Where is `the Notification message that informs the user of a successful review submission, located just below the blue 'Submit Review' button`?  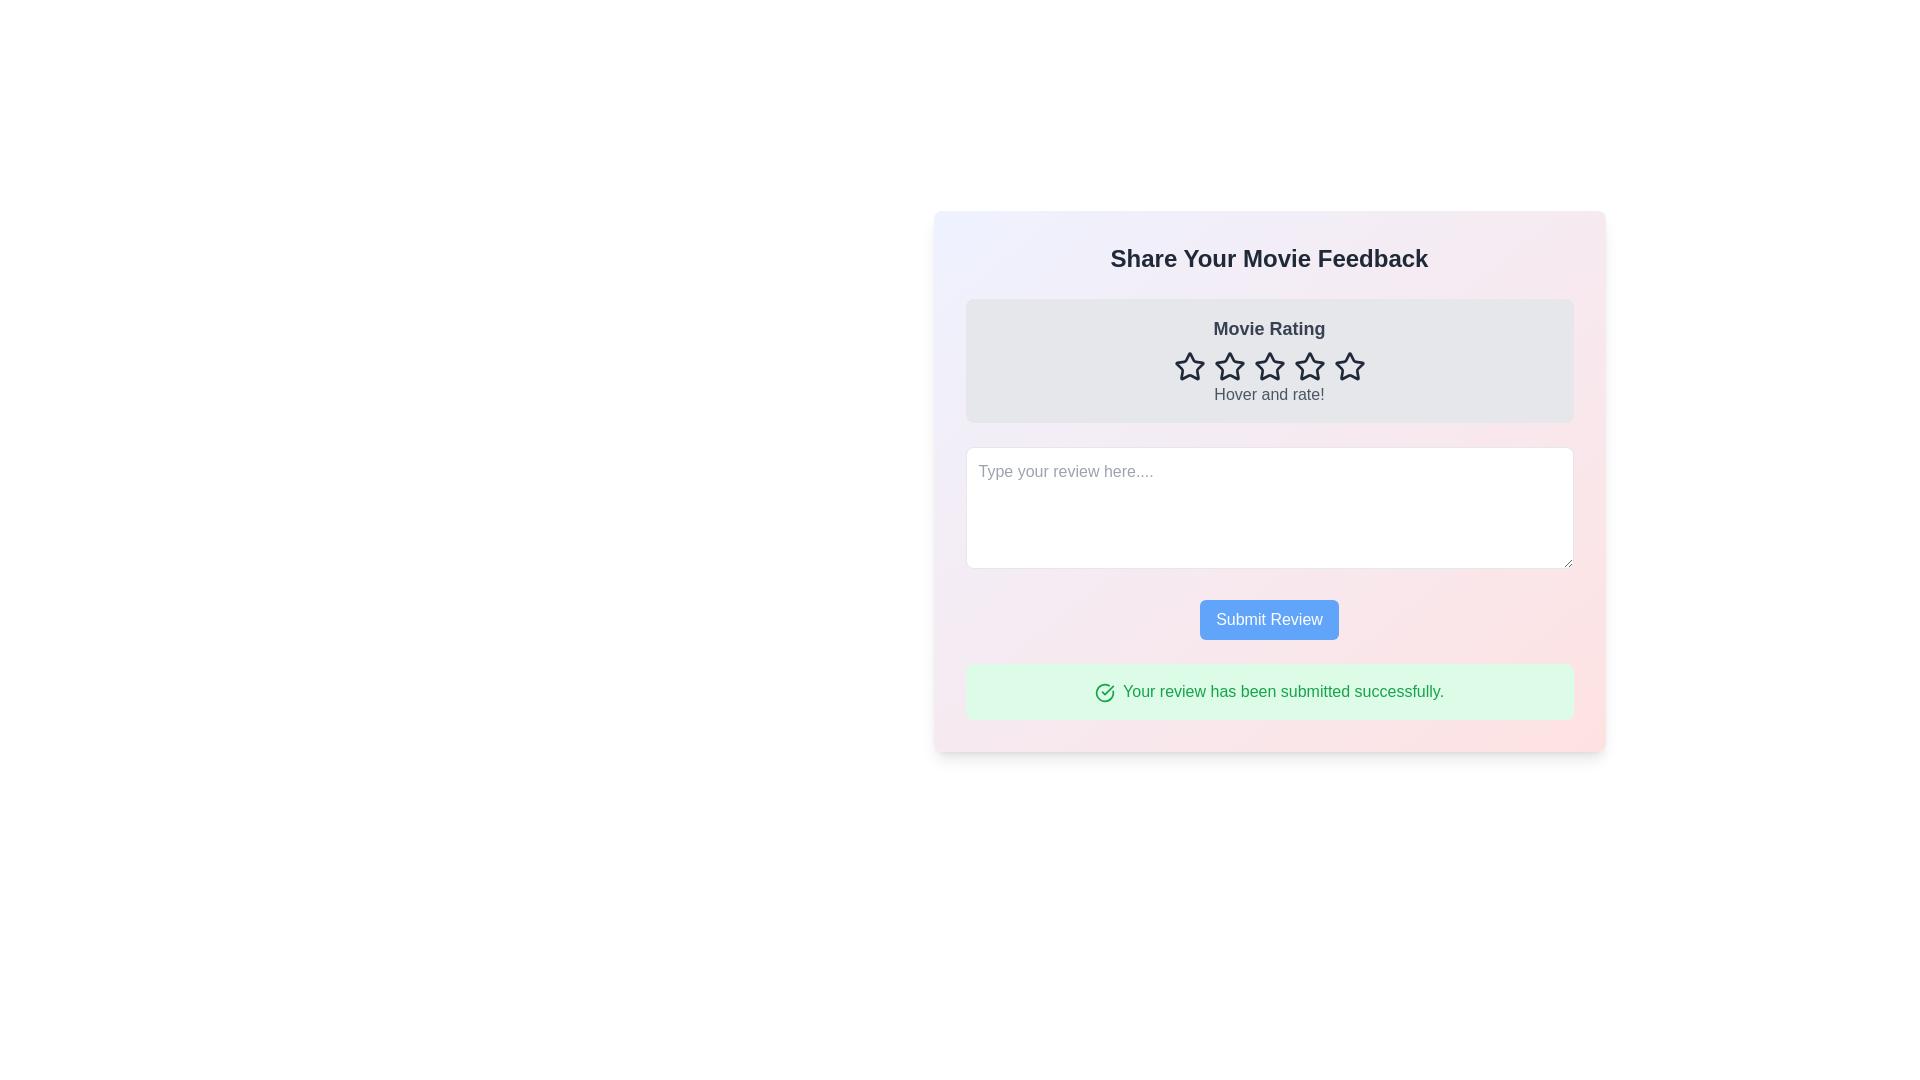 the Notification message that informs the user of a successful review submission, located just below the blue 'Submit Review' button is located at coordinates (1268, 690).